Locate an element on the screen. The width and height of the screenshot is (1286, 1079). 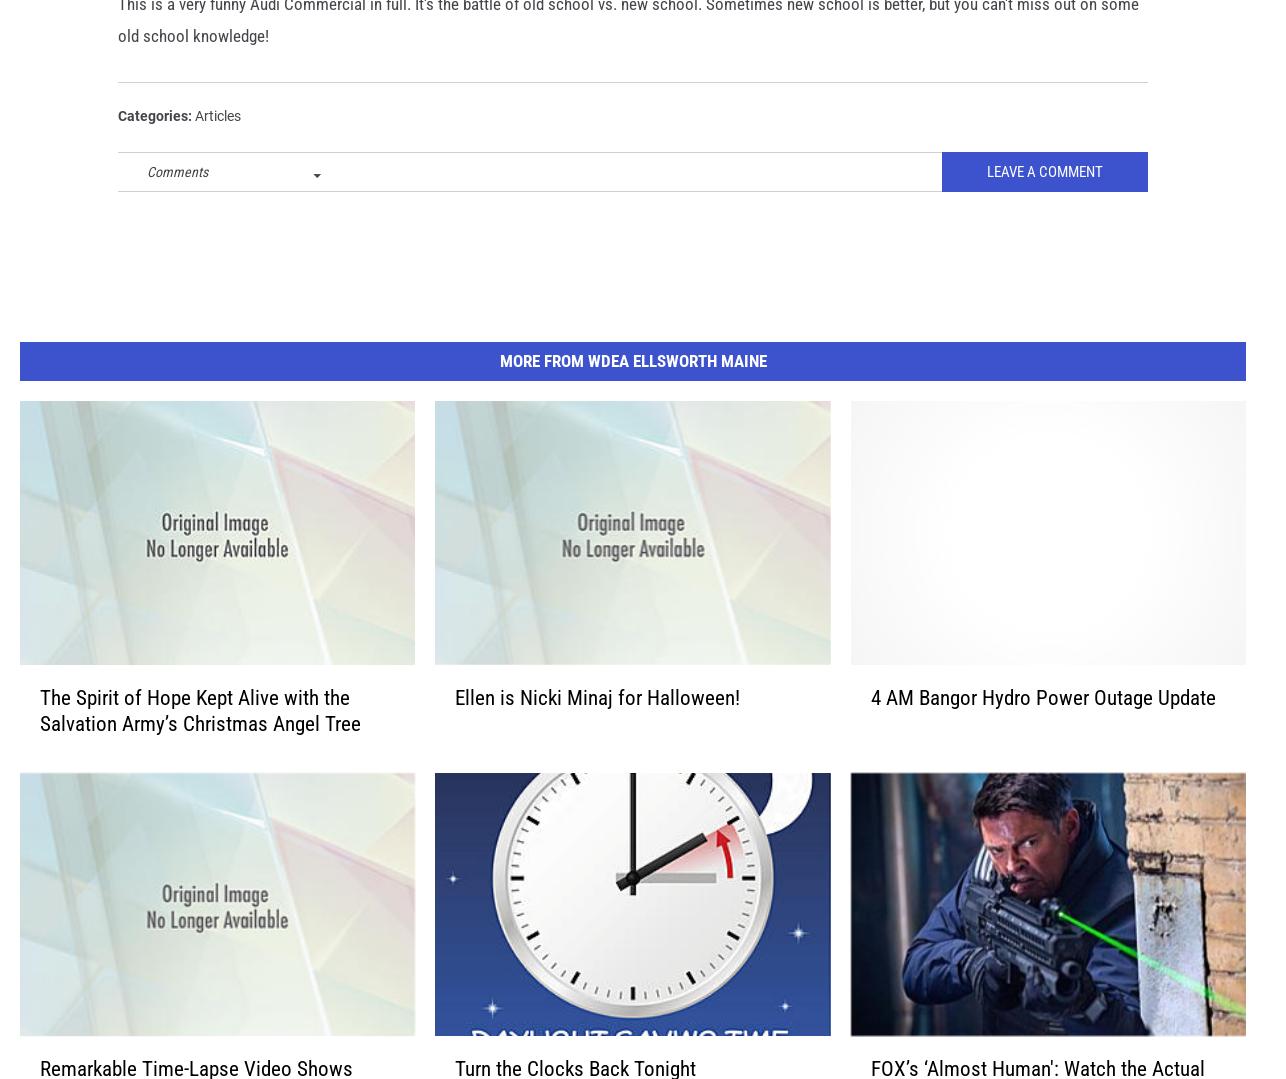
'More From WDEA Ellsworth Maine' is located at coordinates (497, 391).